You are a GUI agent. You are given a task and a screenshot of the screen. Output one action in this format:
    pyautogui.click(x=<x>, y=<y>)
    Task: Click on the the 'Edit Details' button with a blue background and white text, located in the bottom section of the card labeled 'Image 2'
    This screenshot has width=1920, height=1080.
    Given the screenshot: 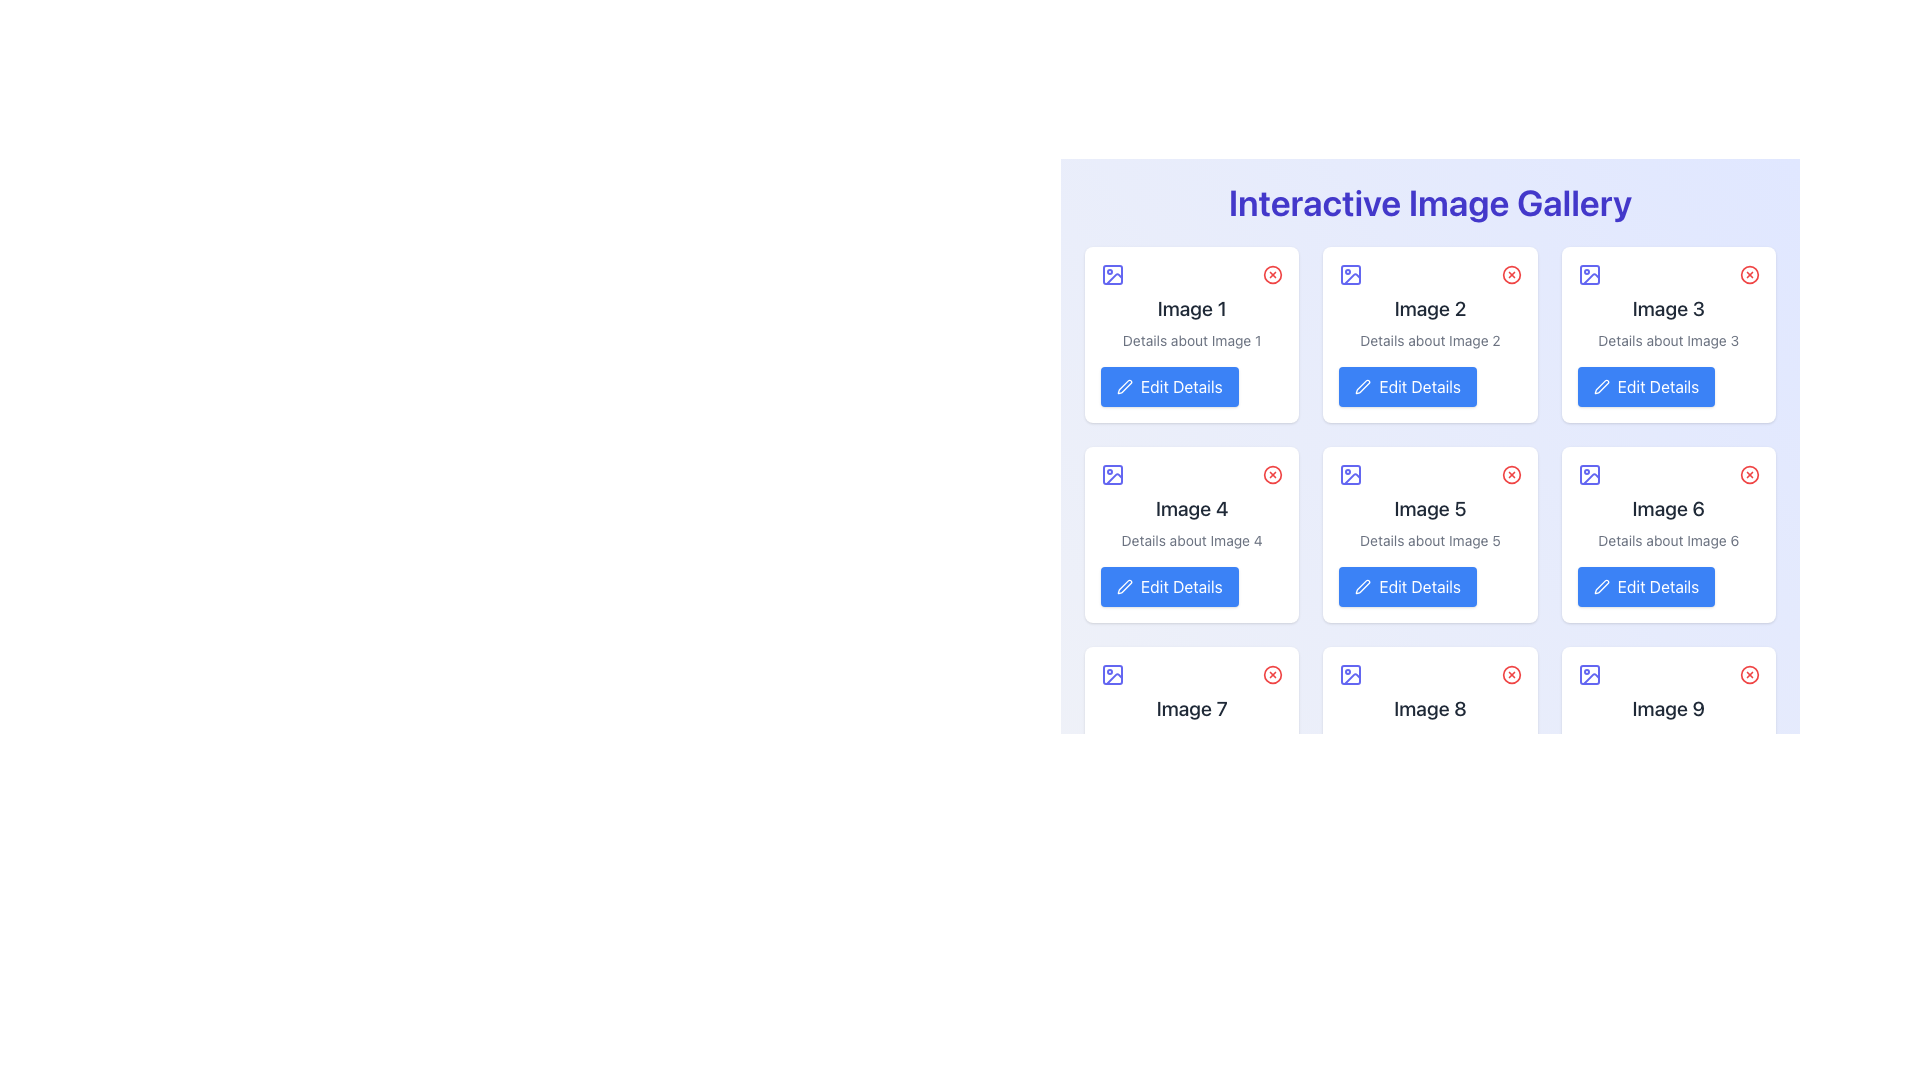 What is the action you would take?
    pyautogui.click(x=1406, y=386)
    